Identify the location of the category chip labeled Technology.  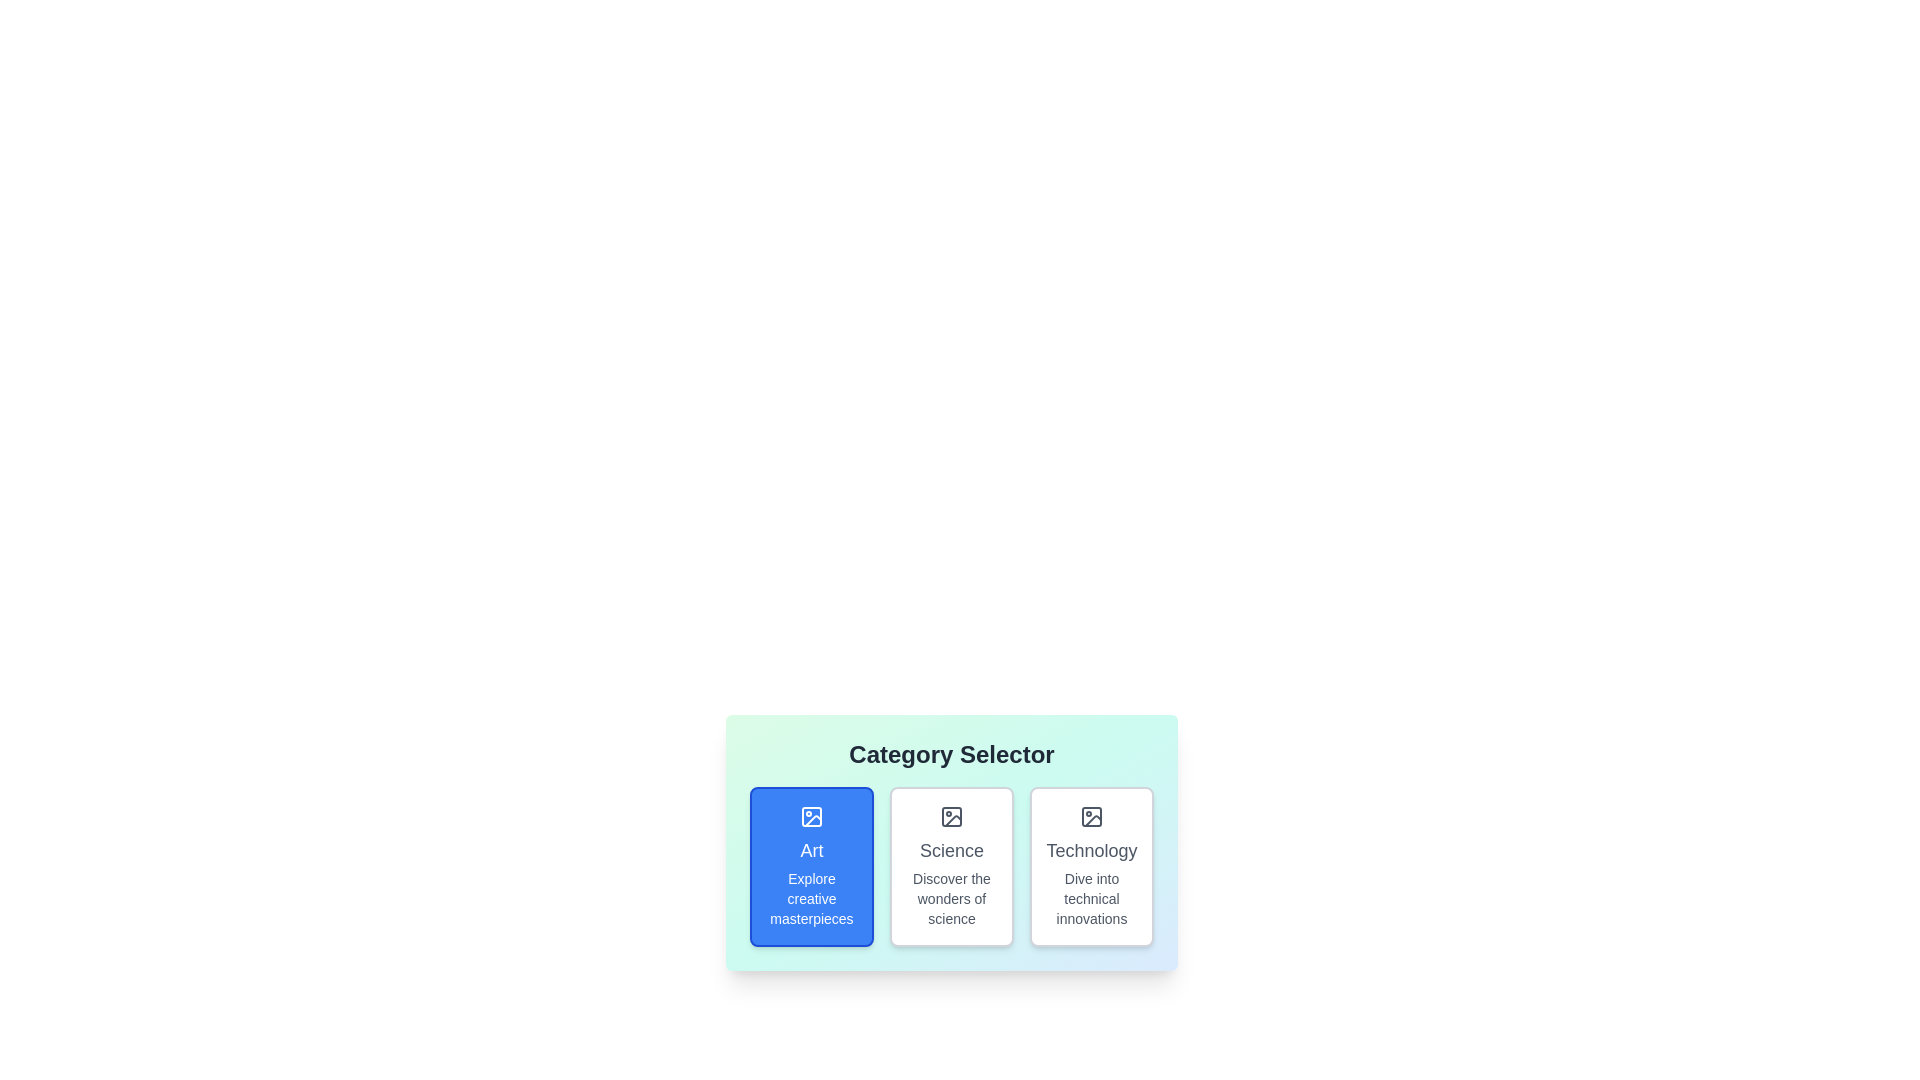
(1090, 866).